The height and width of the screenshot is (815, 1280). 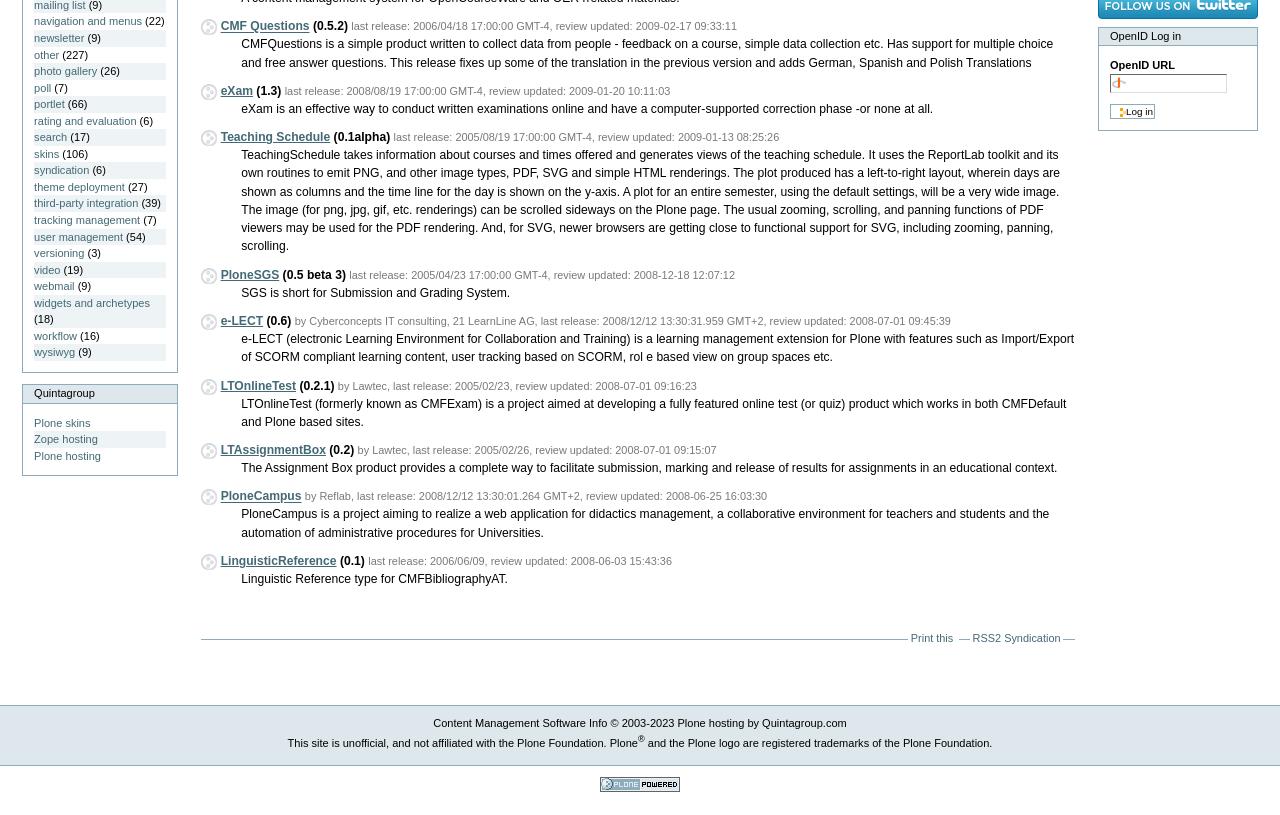 I want to click on 'versioning', so click(x=59, y=252).